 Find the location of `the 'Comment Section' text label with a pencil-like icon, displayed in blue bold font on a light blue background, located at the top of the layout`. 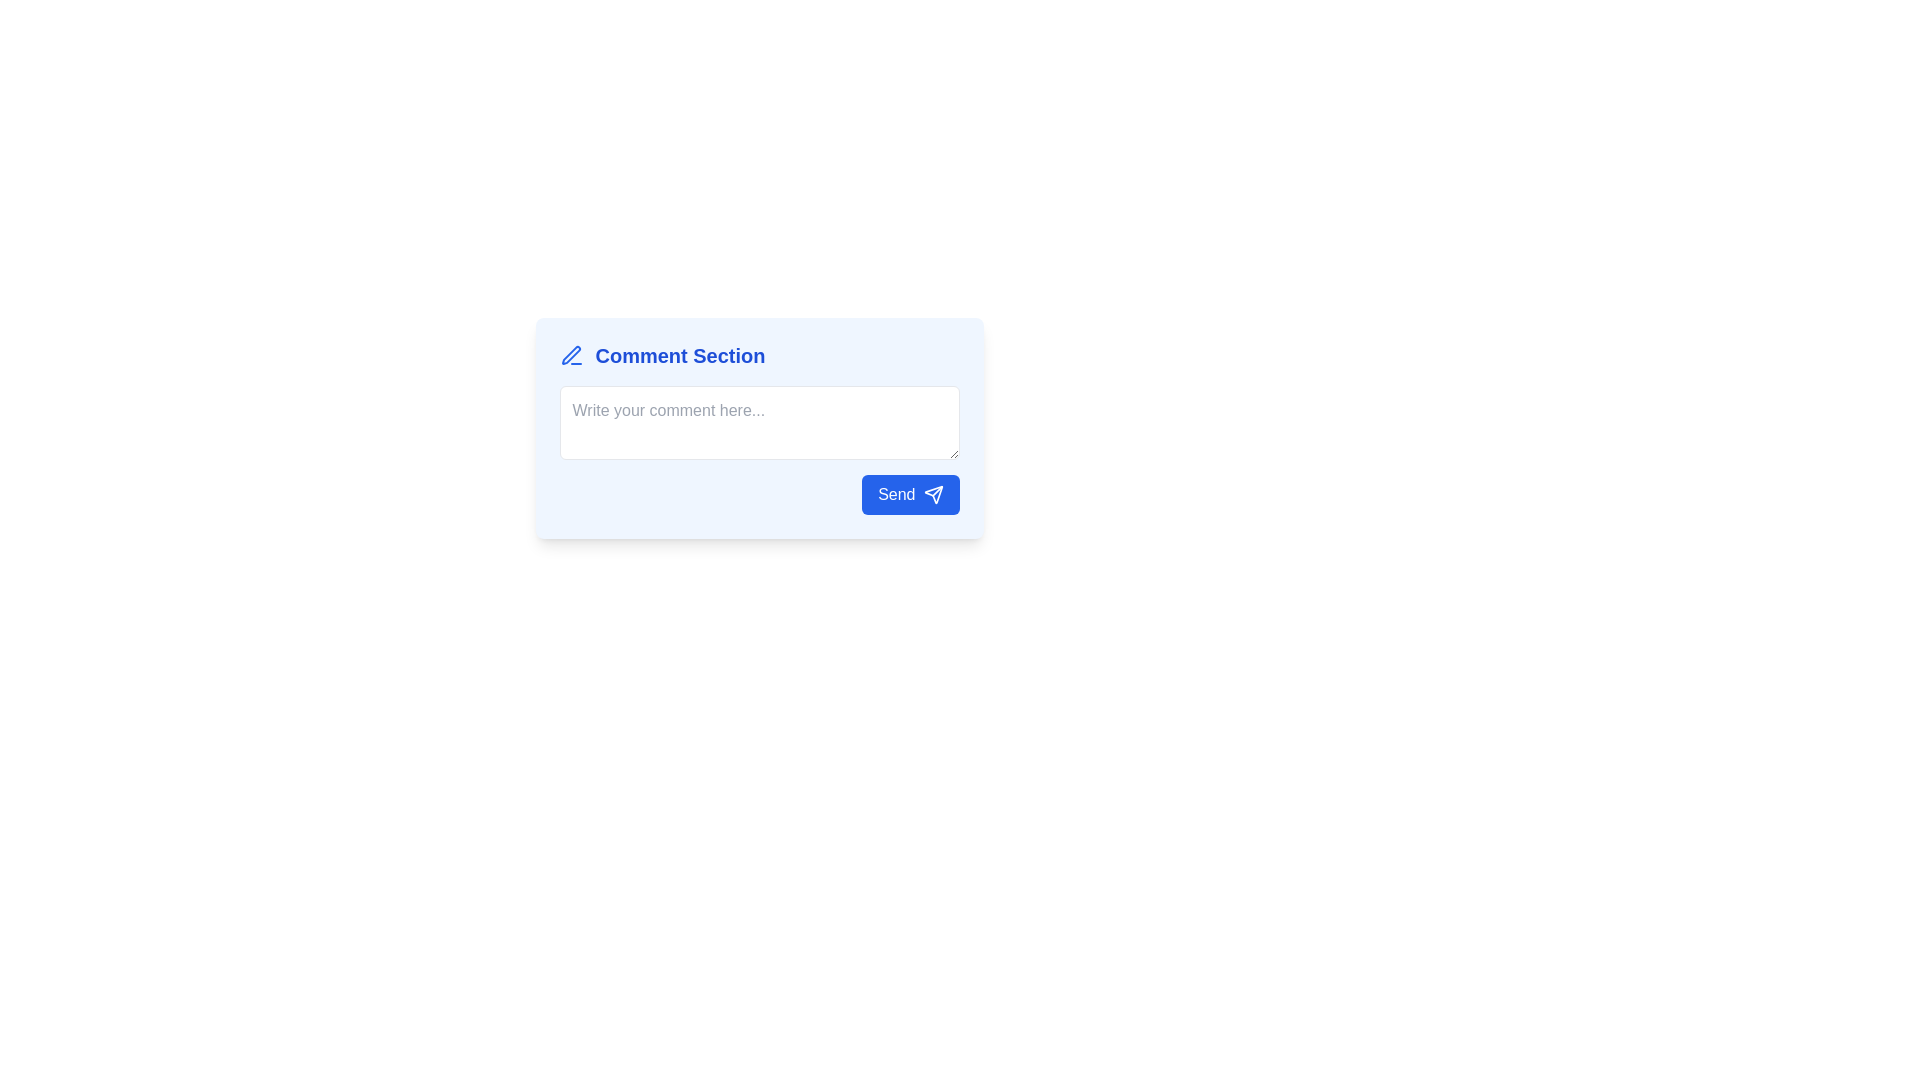

the 'Comment Section' text label with a pencil-like icon, displayed in blue bold font on a light blue background, located at the top of the layout is located at coordinates (758, 354).